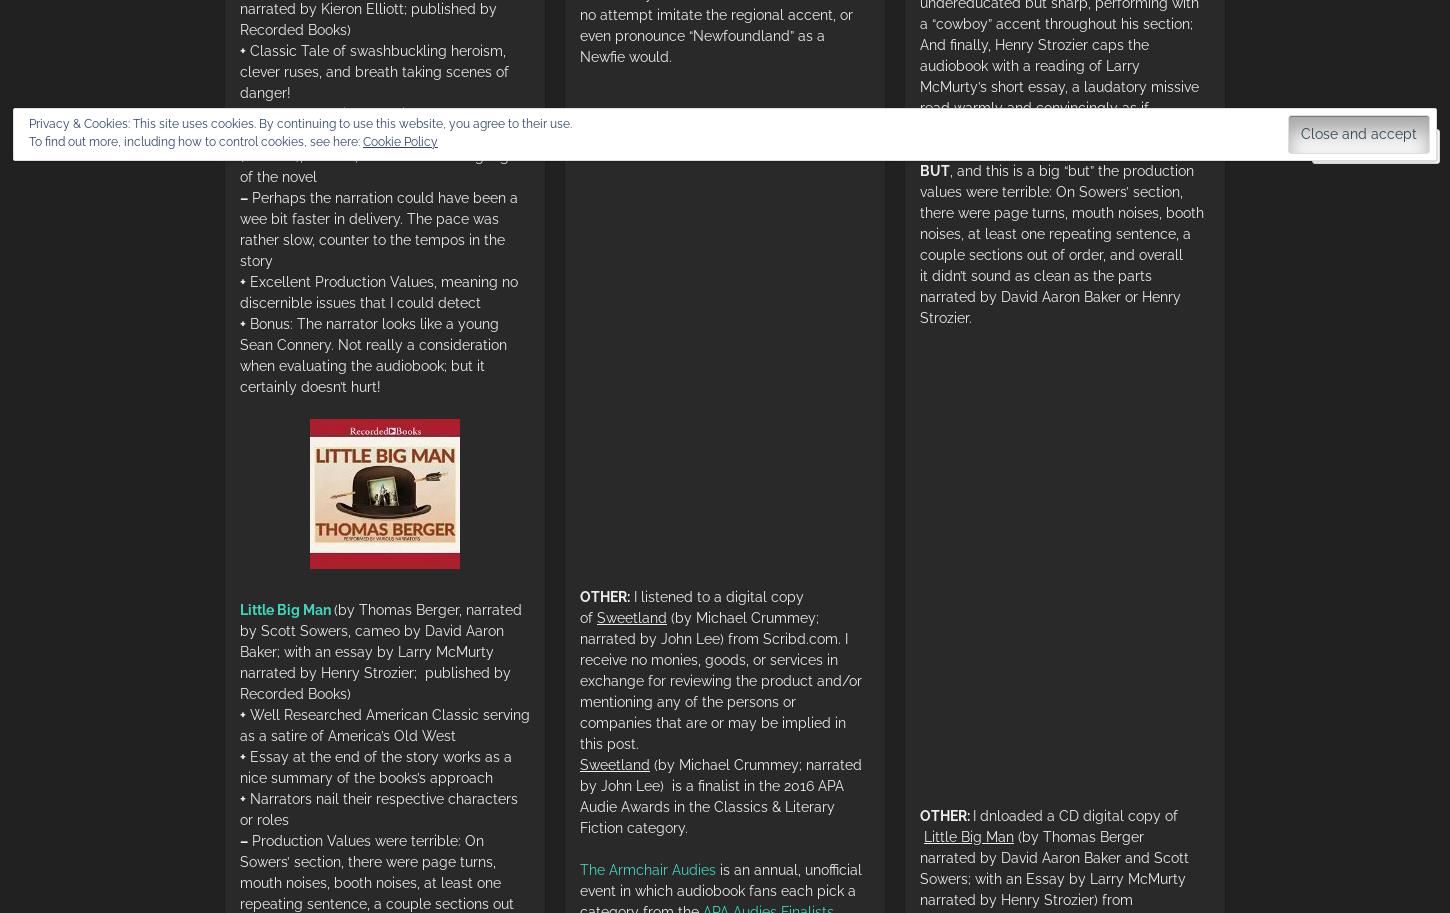 The height and width of the screenshot is (913, 1450). What do you see at coordinates (383, 724) in the screenshot?
I see `'Well Researched American Classic serving as a satire of America’s Old West'` at bounding box center [383, 724].